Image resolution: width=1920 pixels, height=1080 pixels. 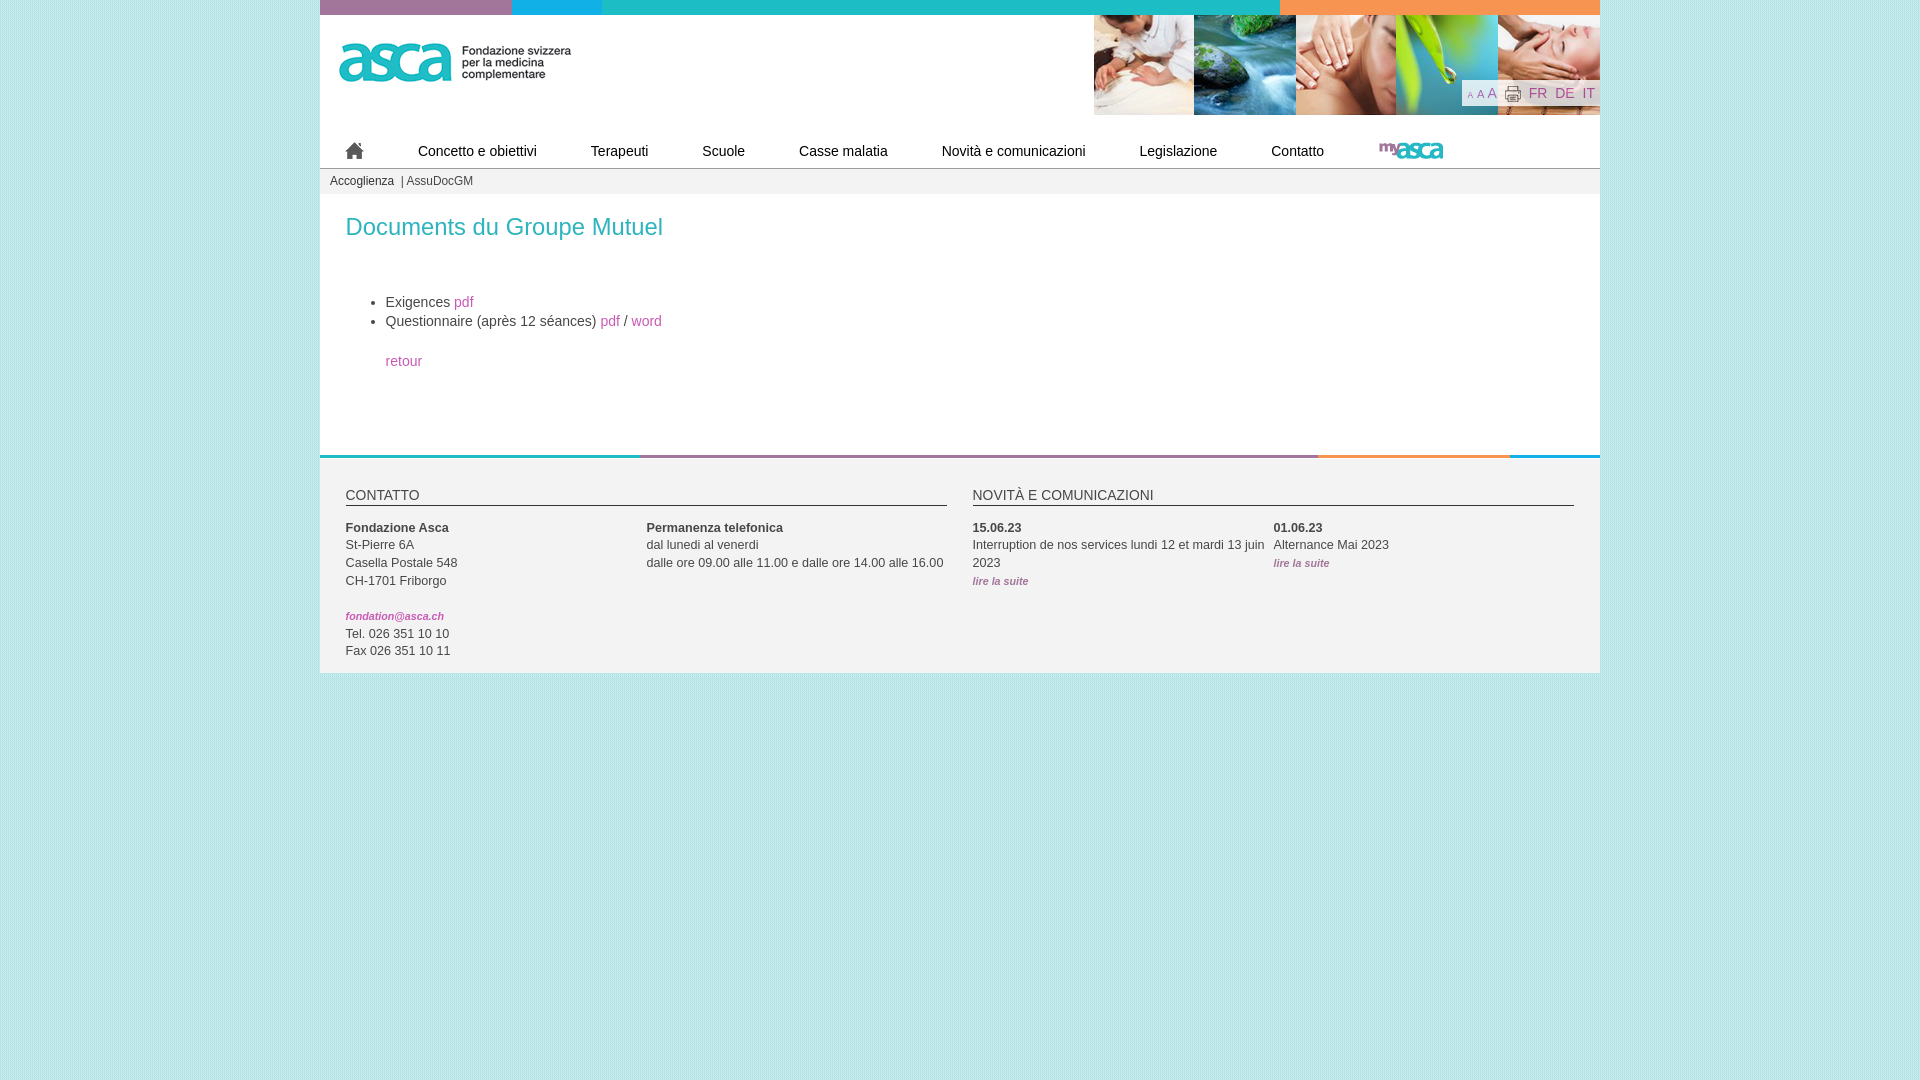 What do you see at coordinates (1480, 93) in the screenshot?
I see `'A'` at bounding box center [1480, 93].